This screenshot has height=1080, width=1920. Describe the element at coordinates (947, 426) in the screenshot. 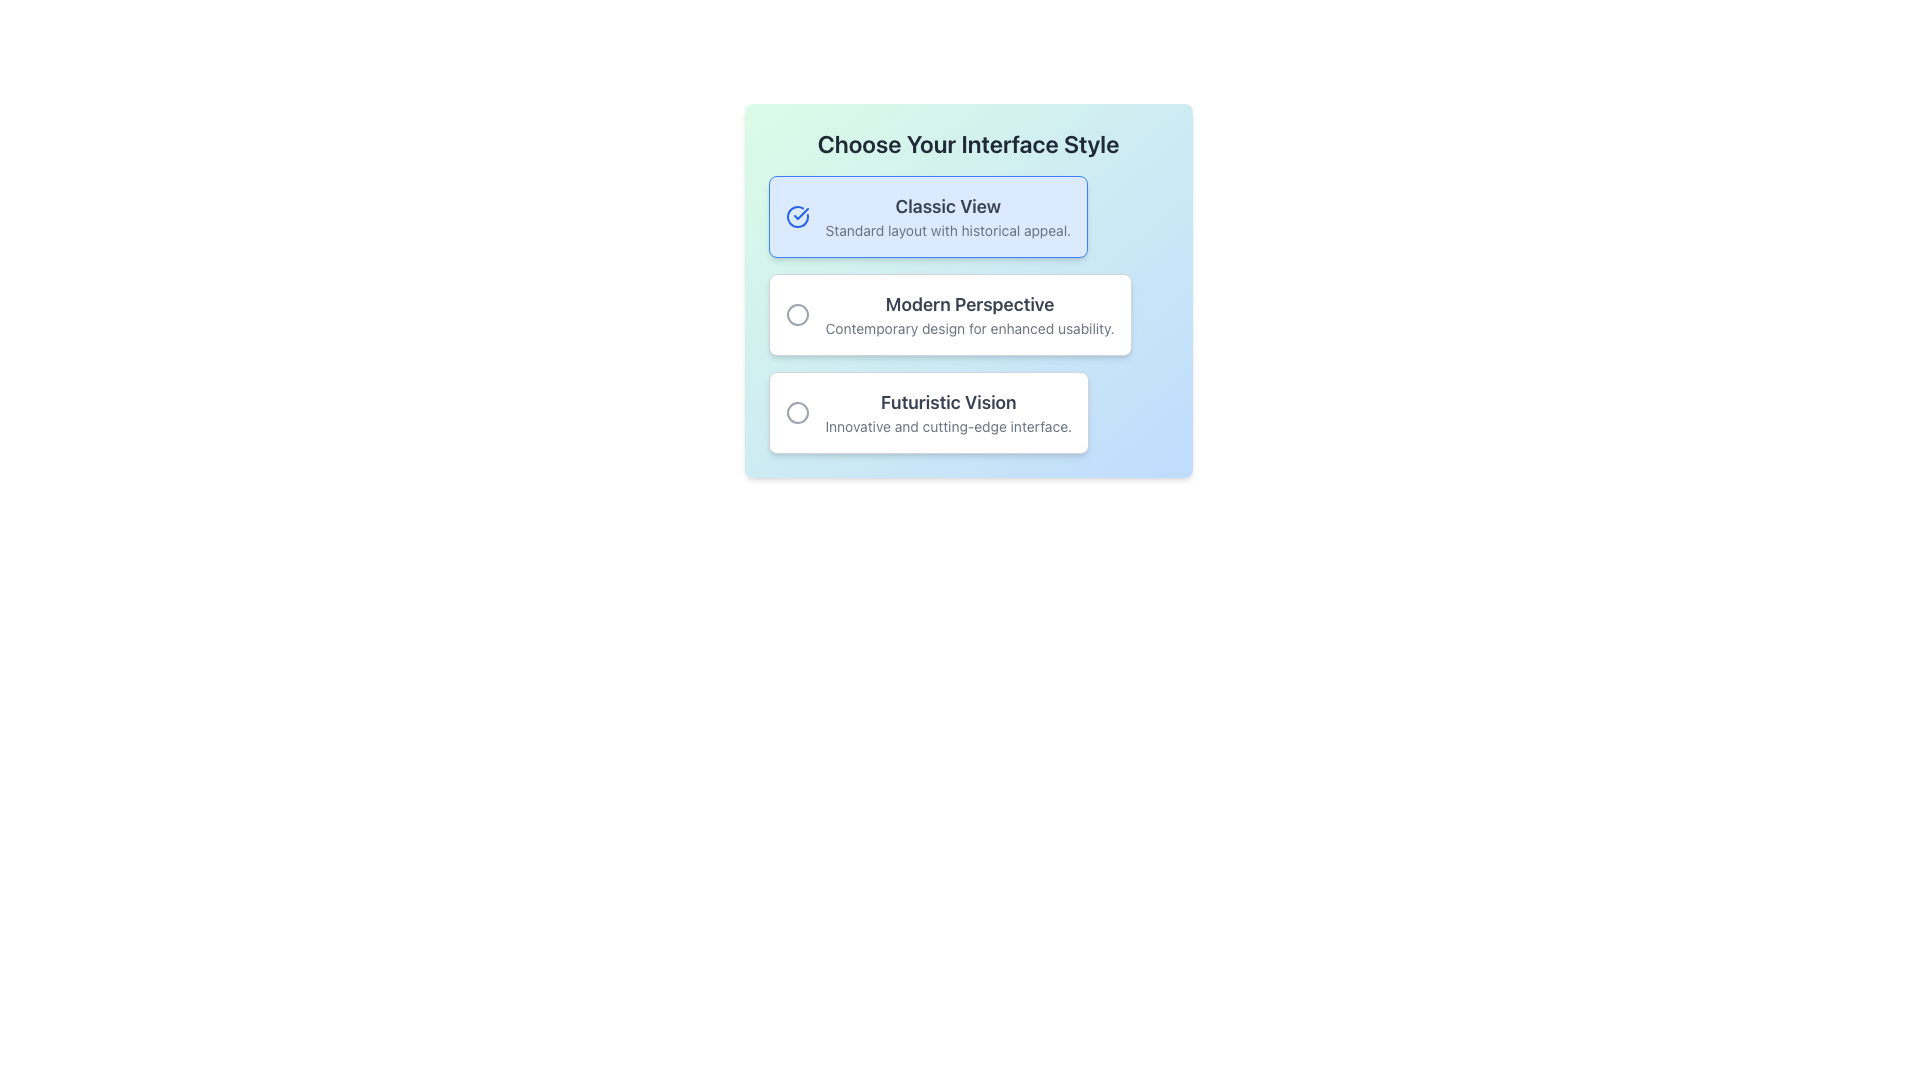

I see `the text label reading 'Innovative and cutting-edge interface.' located below the bold text 'Futuristic Vision' within the selection card labeled 'Futuristic Vision.'` at that location.